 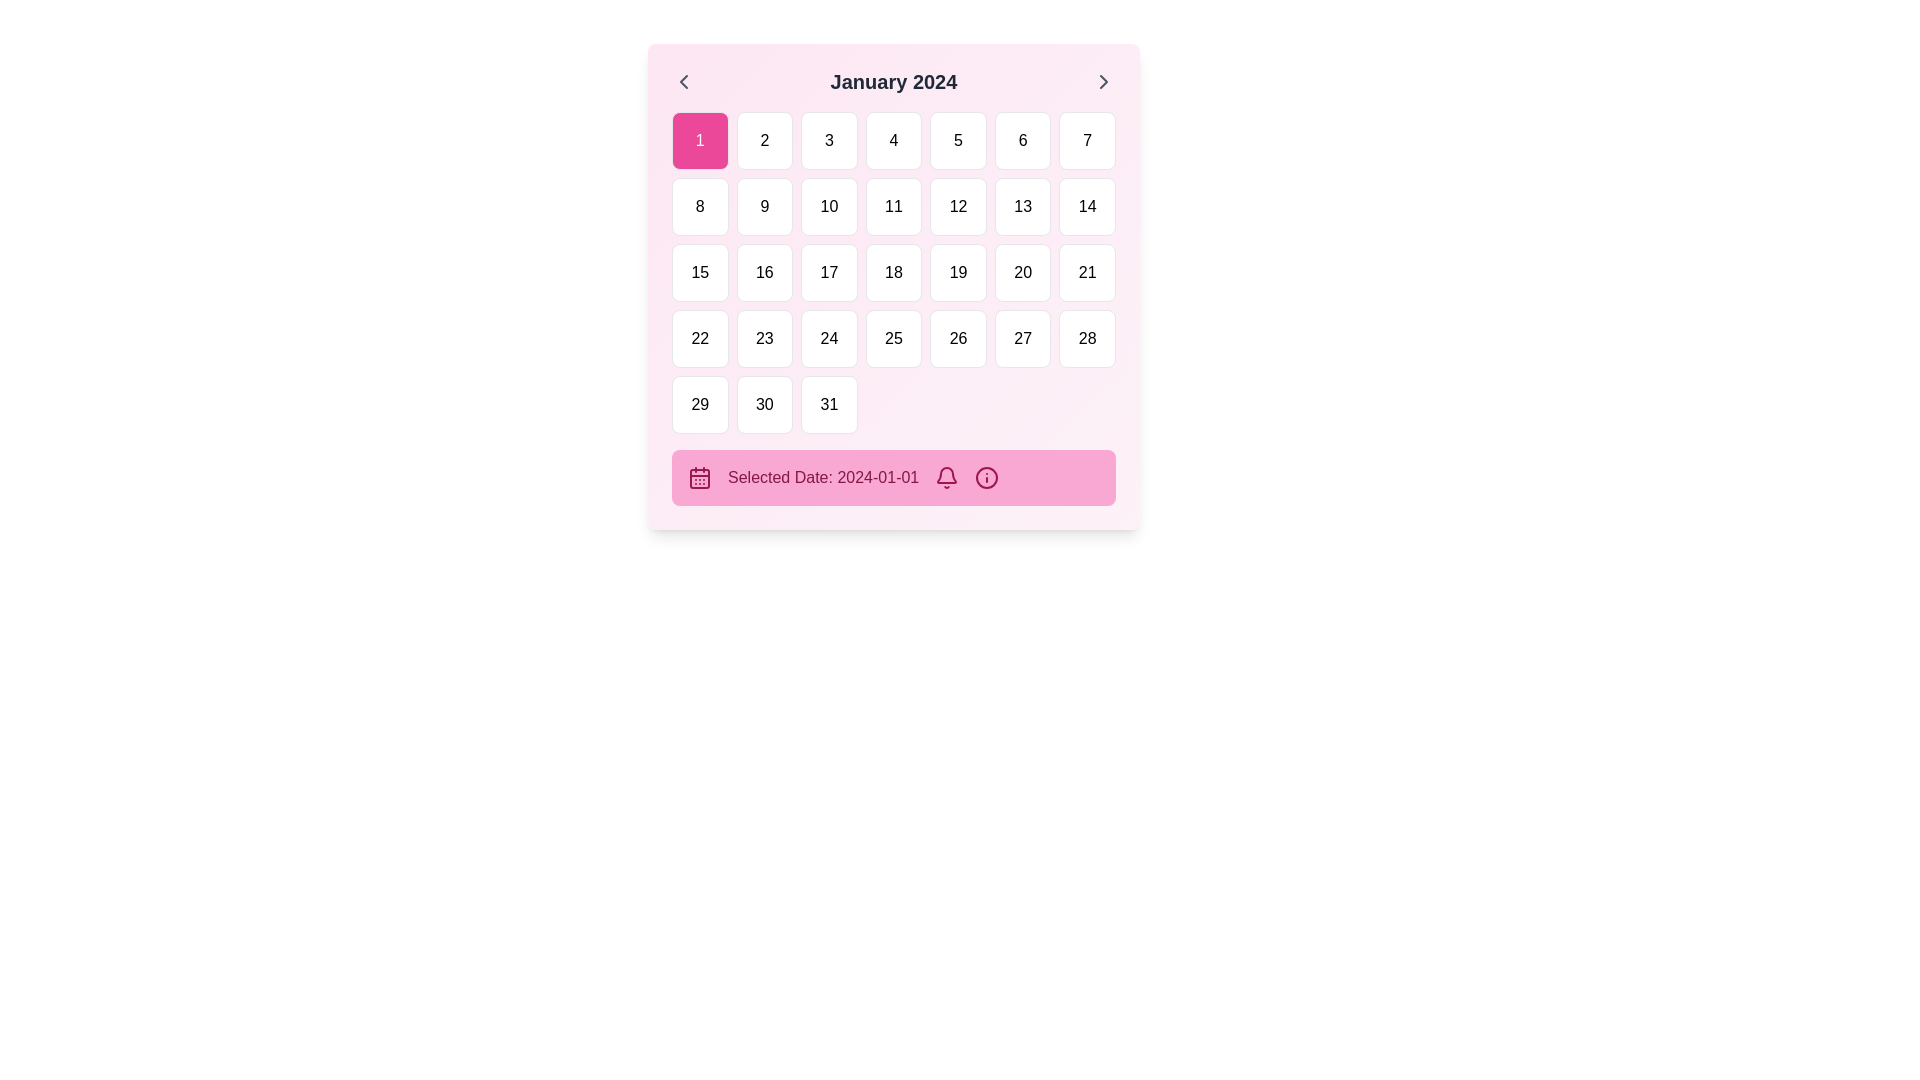 I want to click on the button displaying the number '5', which is part of the January 2024 calendar grid, so click(x=957, y=140).